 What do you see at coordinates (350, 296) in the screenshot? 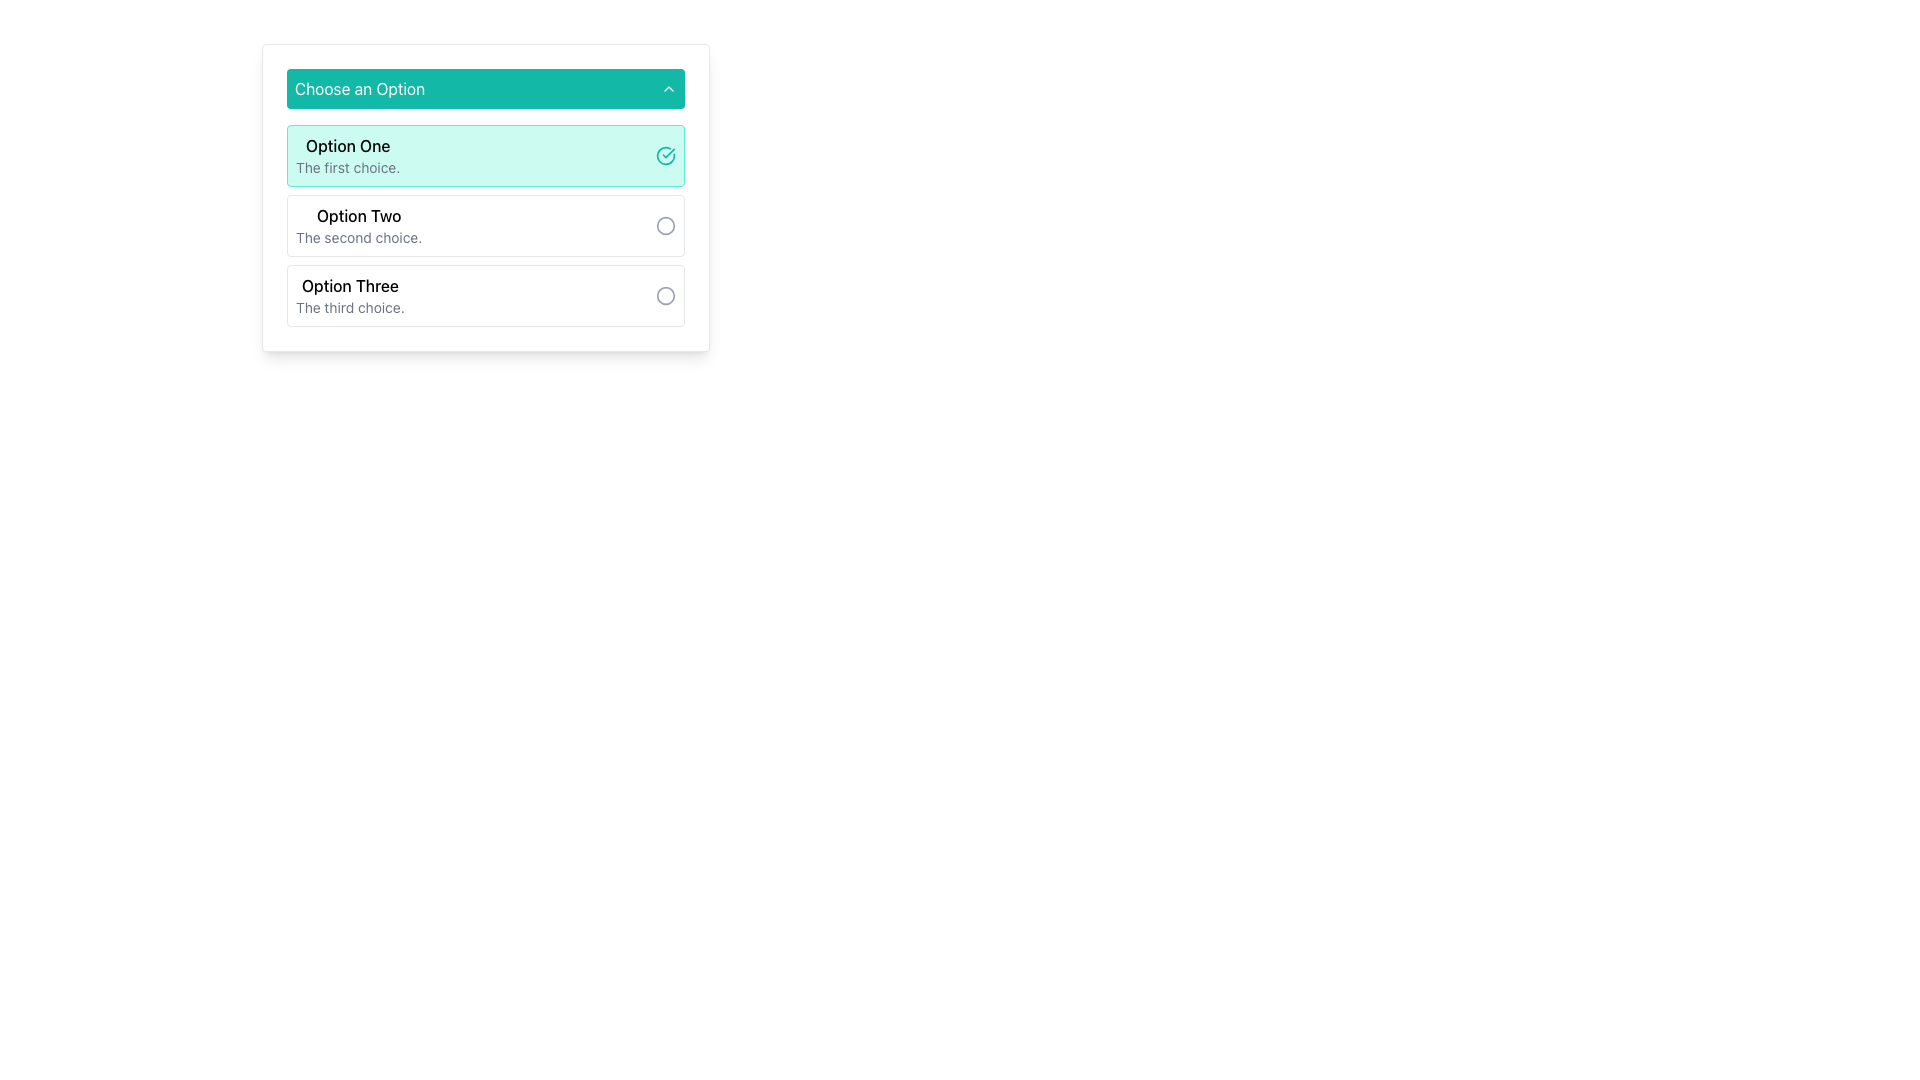
I see `the third option in the dropdown list labeled 'Choose an Option', which is positioned below 'Option One' and 'Option Two'` at bounding box center [350, 296].